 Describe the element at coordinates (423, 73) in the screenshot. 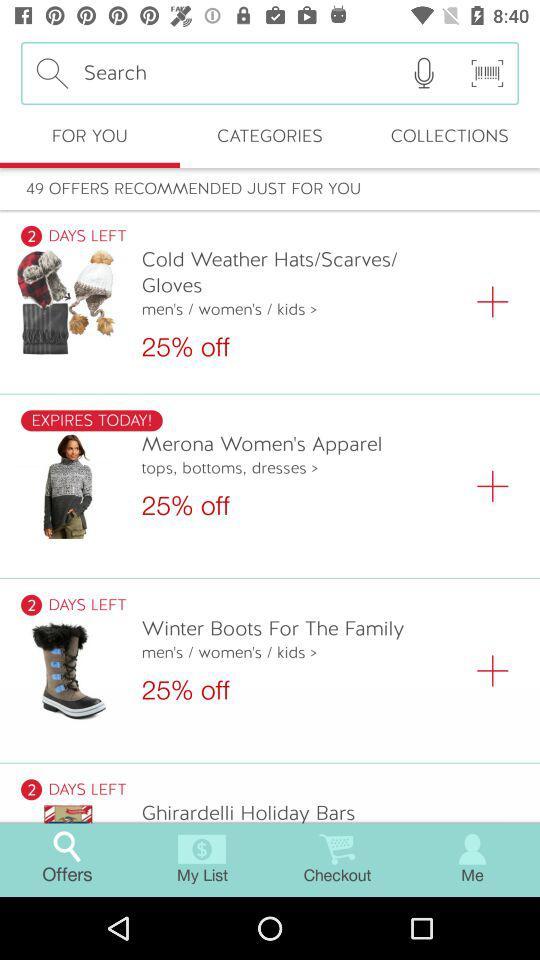

I see `item above the collections icon` at that location.